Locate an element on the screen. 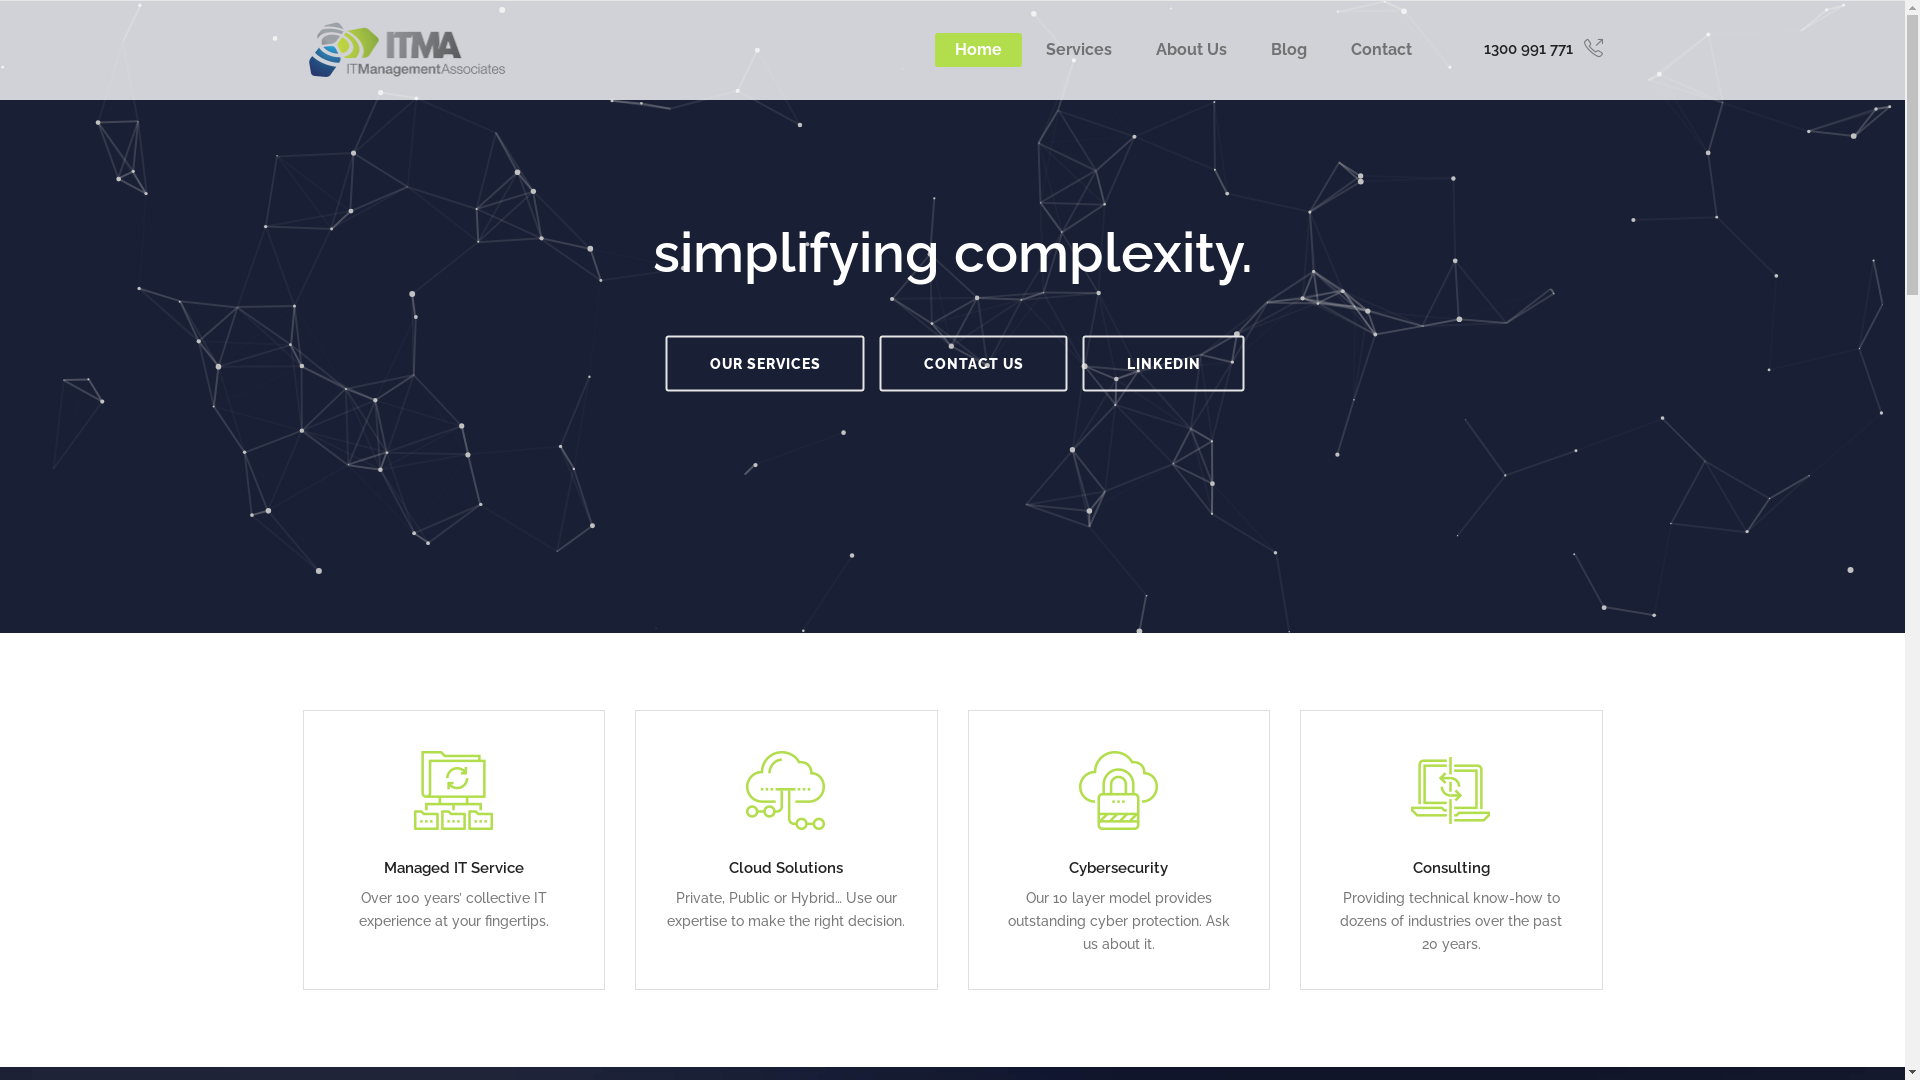 Image resolution: width=1920 pixels, height=1080 pixels. 'Services' is located at coordinates (1078, 49).